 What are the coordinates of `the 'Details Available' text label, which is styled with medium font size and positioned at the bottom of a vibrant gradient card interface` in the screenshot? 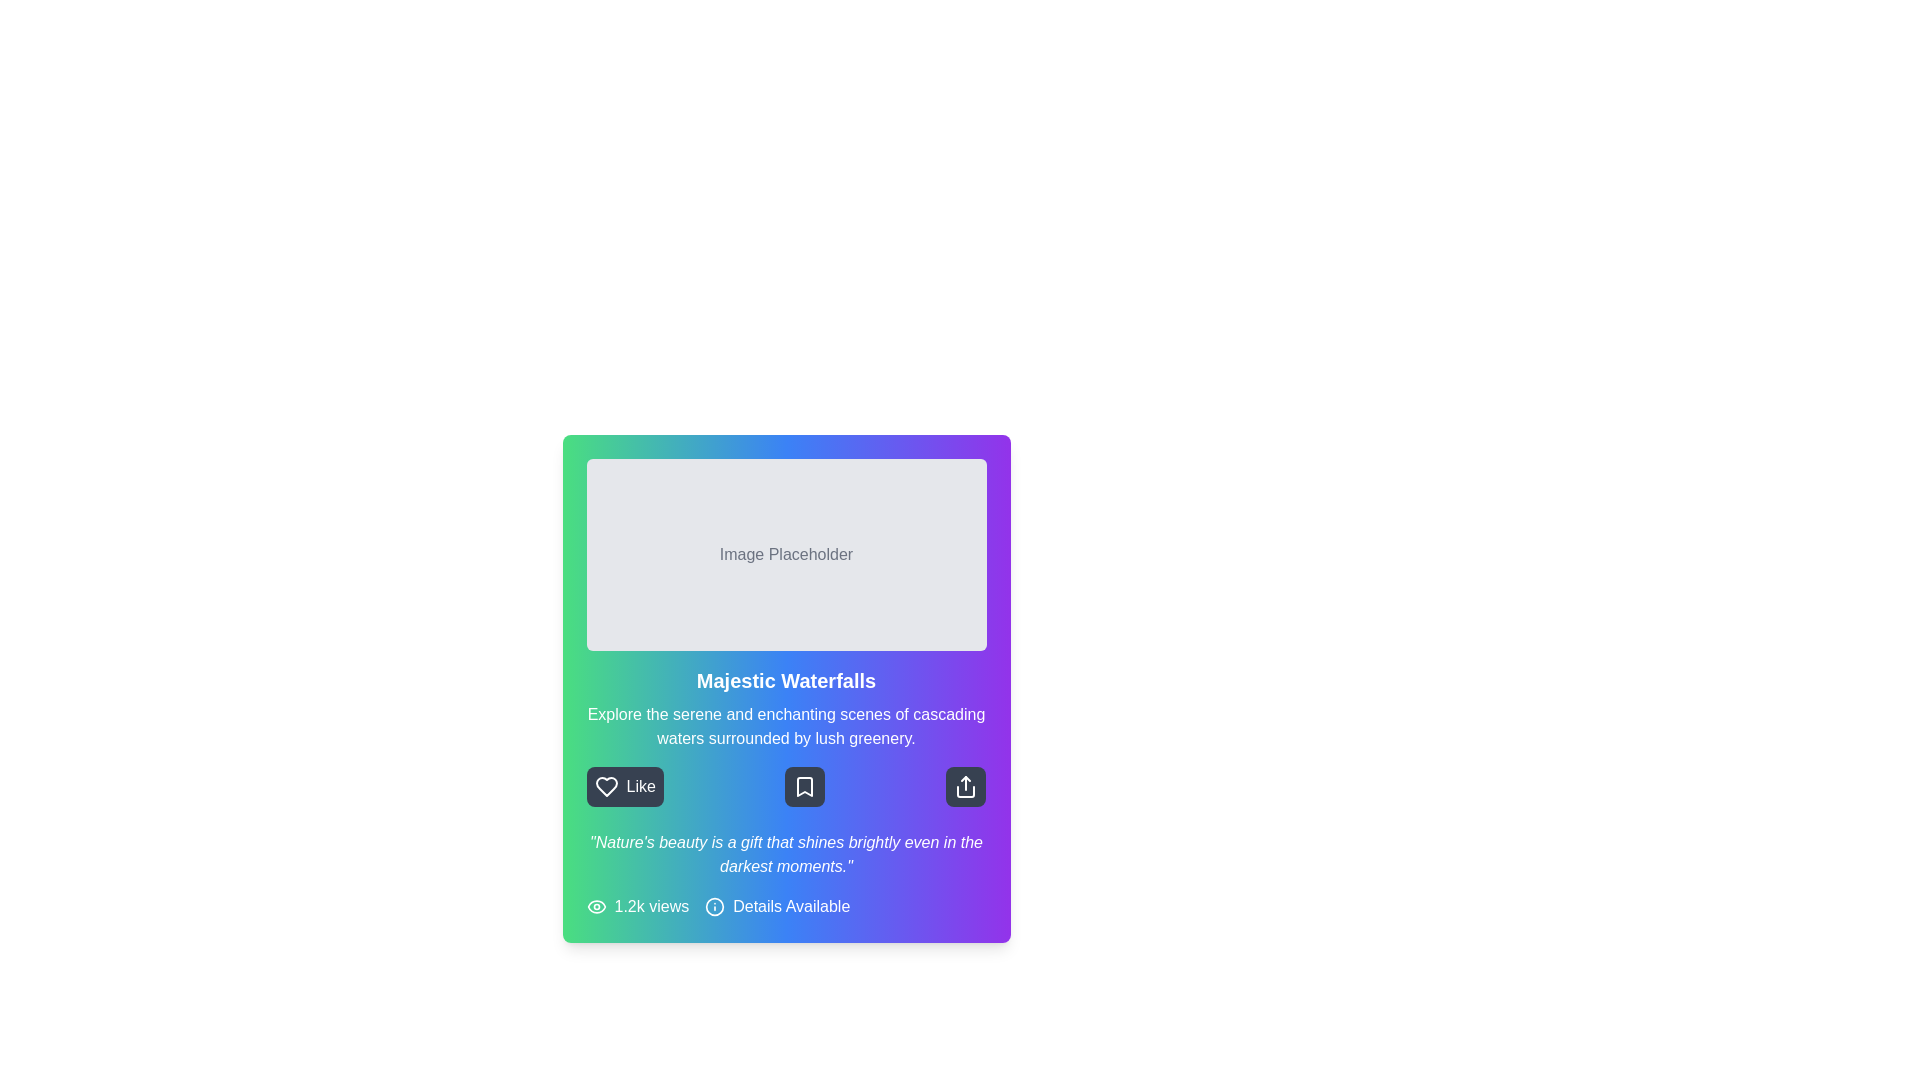 It's located at (790, 906).